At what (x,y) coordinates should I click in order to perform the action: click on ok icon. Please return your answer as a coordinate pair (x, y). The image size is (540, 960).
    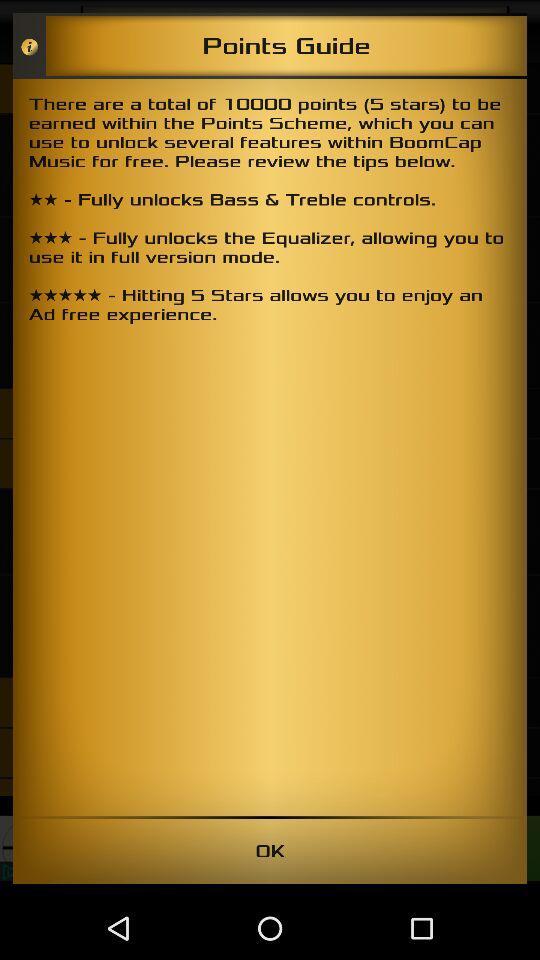
    Looking at the image, I should click on (270, 850).